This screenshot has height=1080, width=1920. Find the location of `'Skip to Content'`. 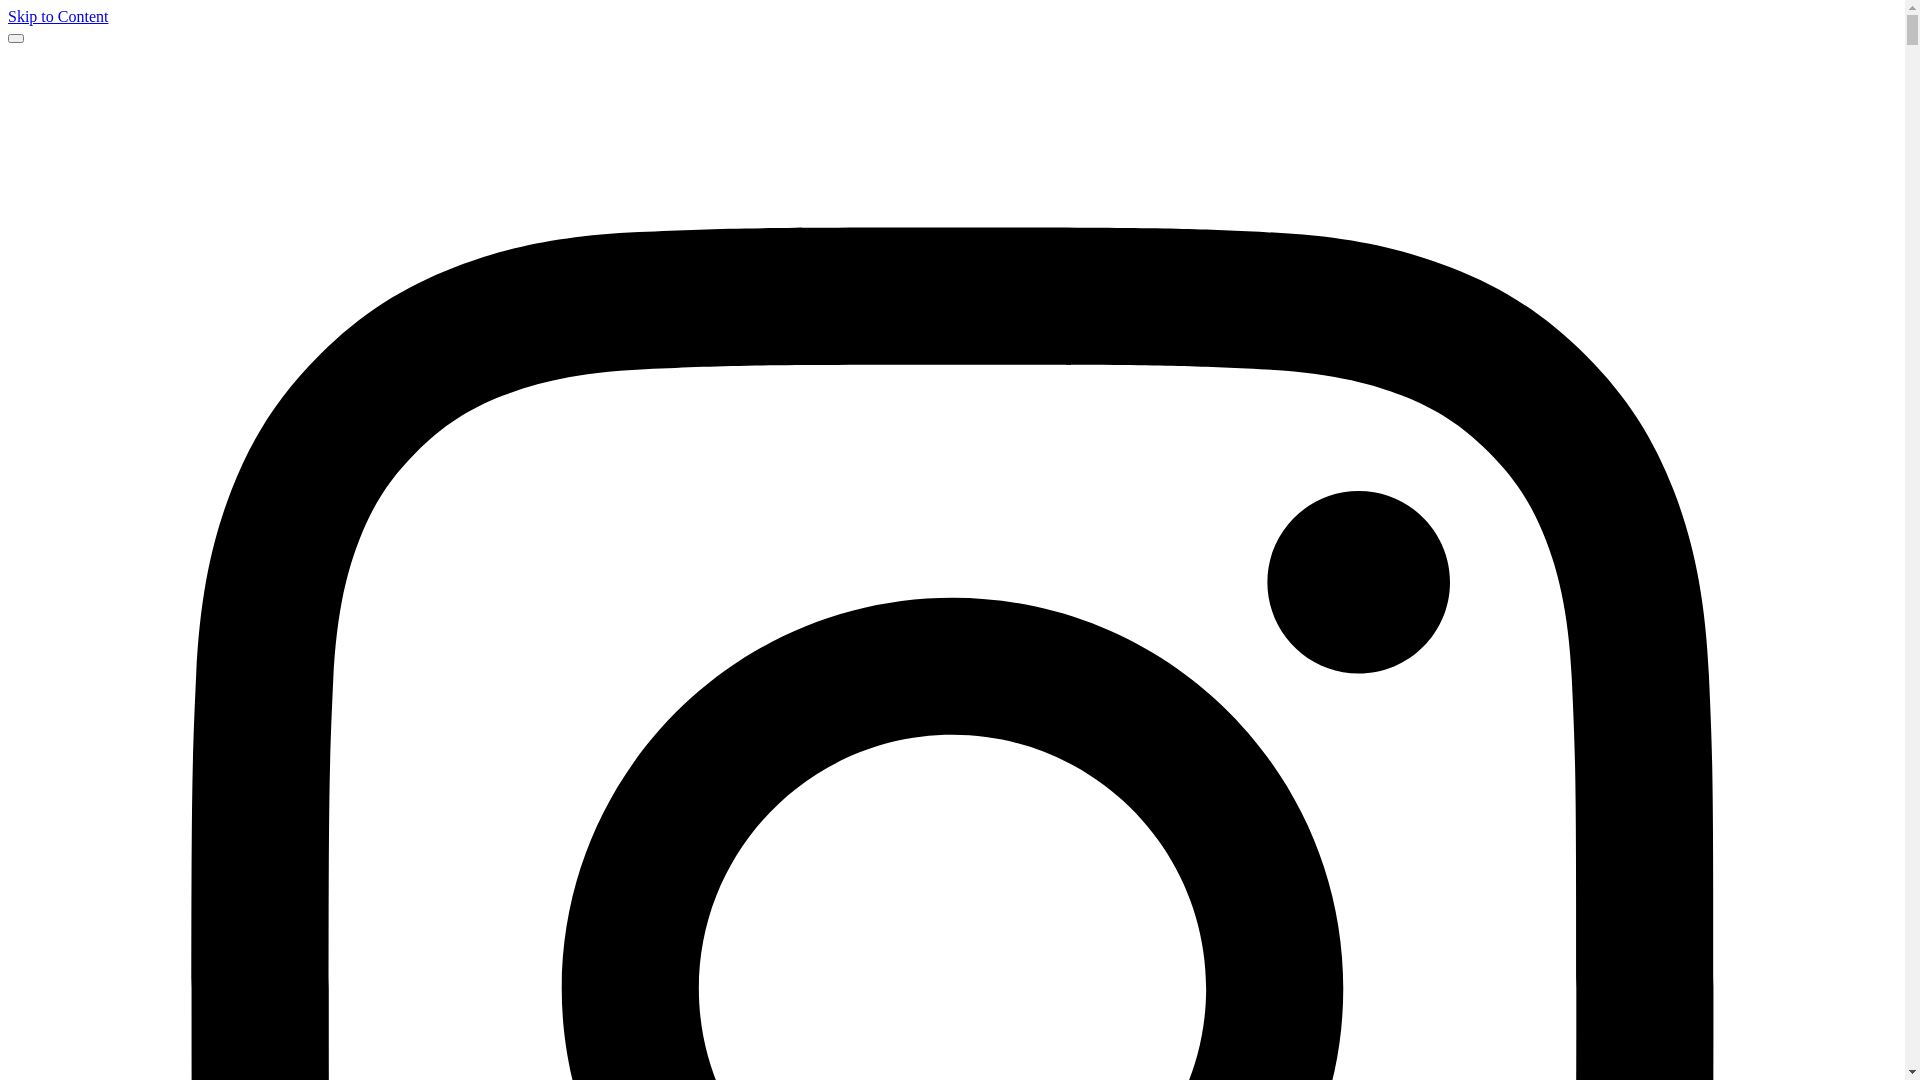

'Skip to Content' is located at coordinates (57, 16).